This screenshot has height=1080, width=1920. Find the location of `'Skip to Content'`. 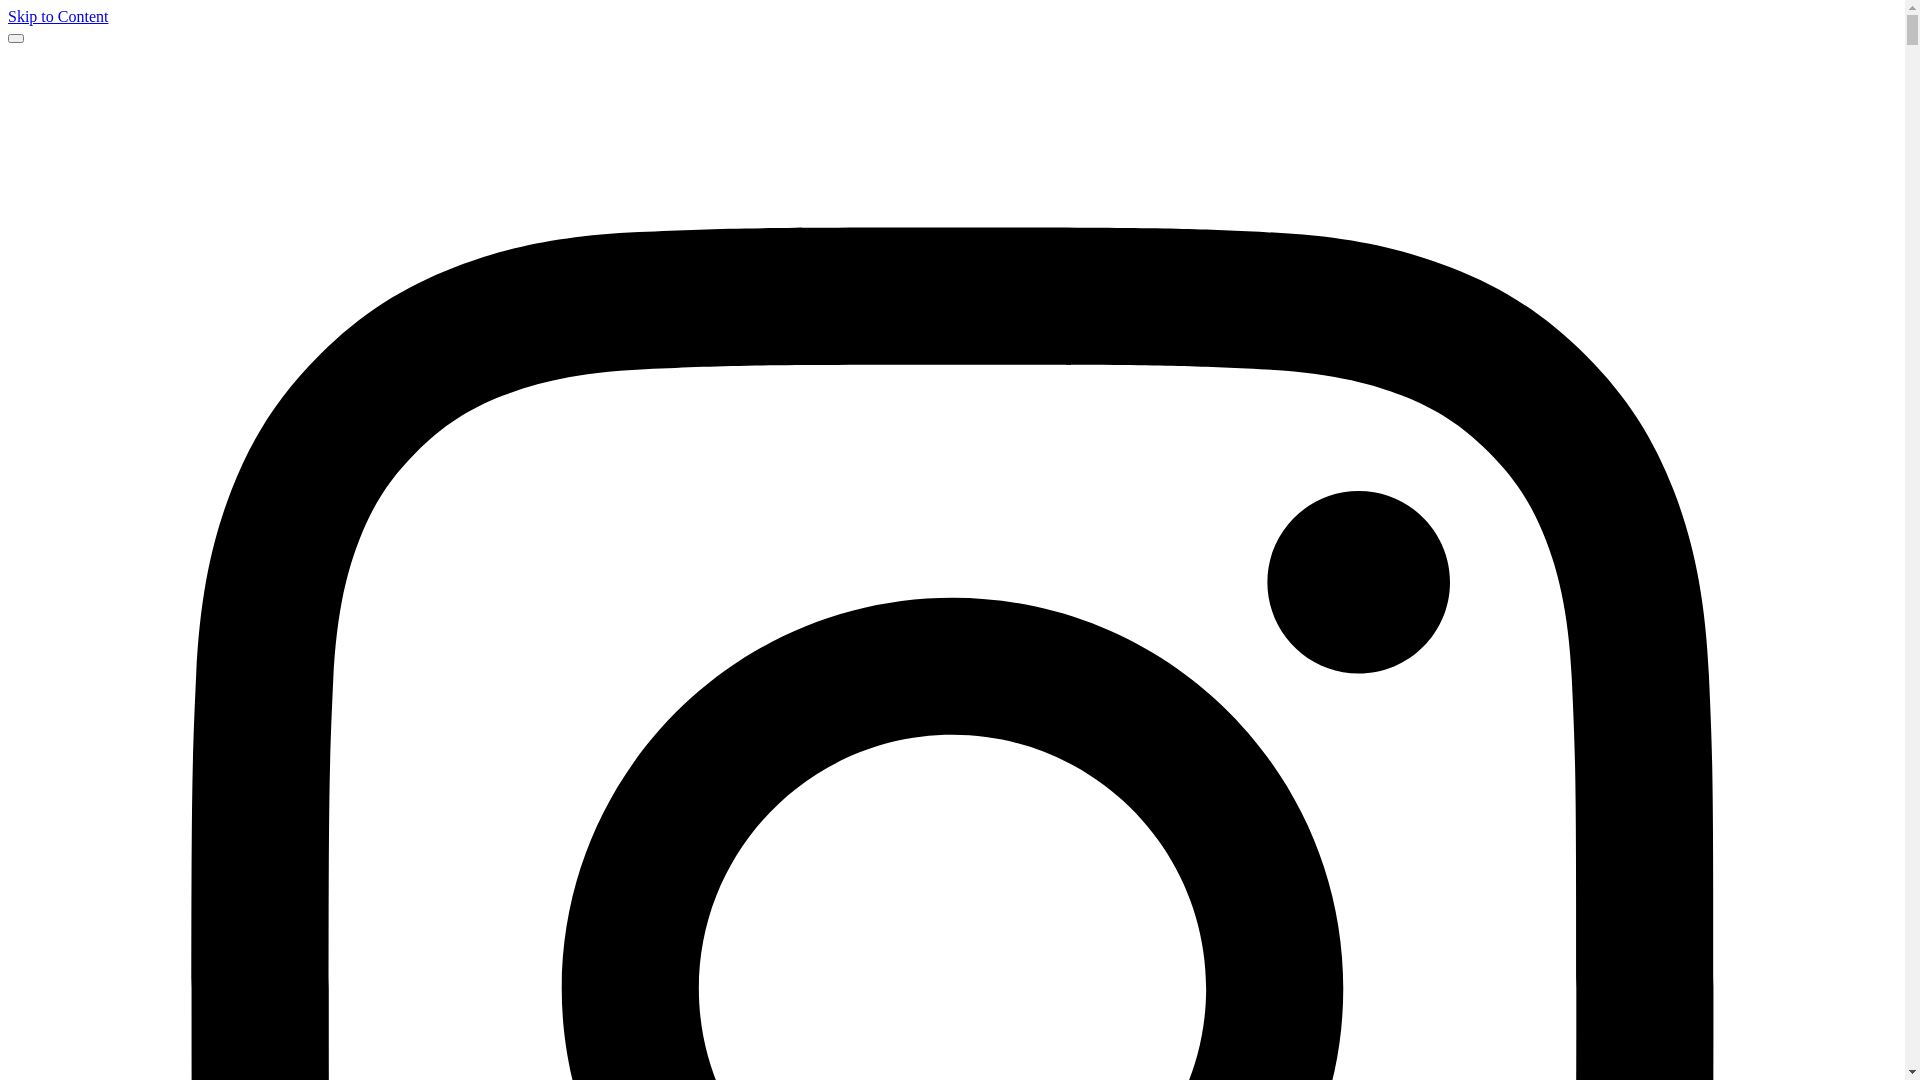

'Skip to Content' is located at coordinates (57, 16).